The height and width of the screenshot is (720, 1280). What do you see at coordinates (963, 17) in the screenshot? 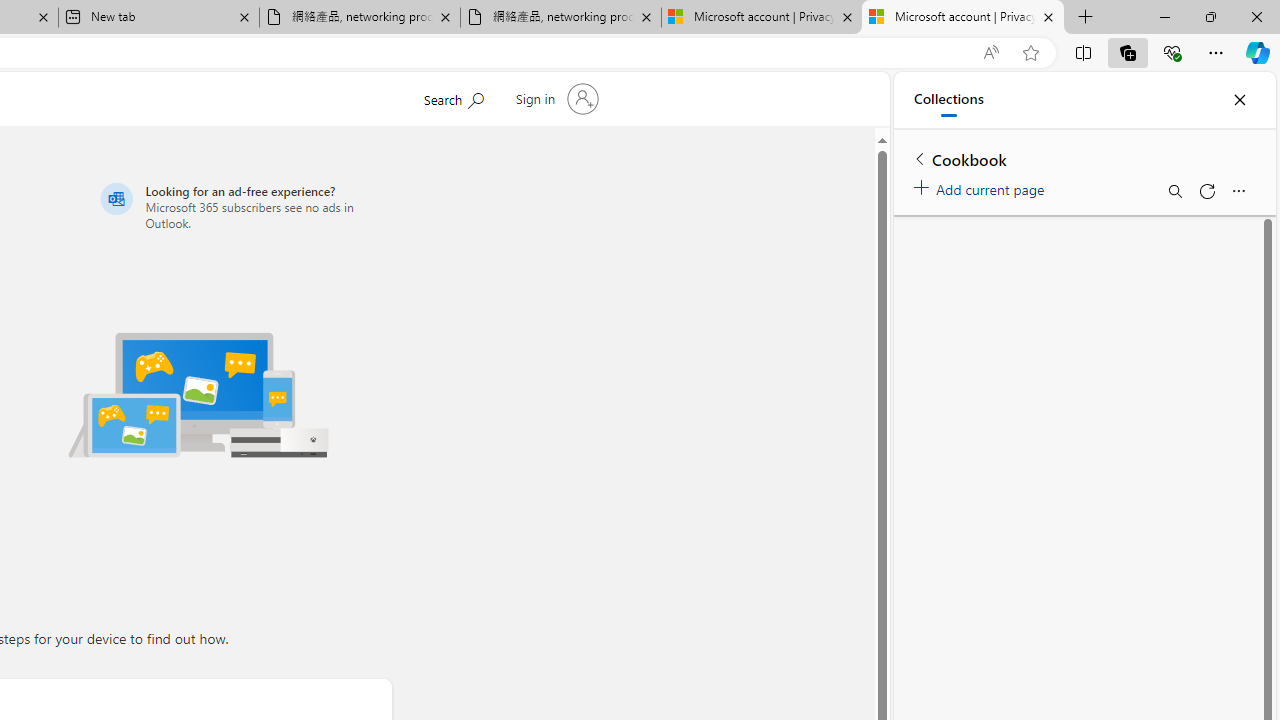
I see `'Microsoft account | Privacy'` at bounding box center [963, 17].